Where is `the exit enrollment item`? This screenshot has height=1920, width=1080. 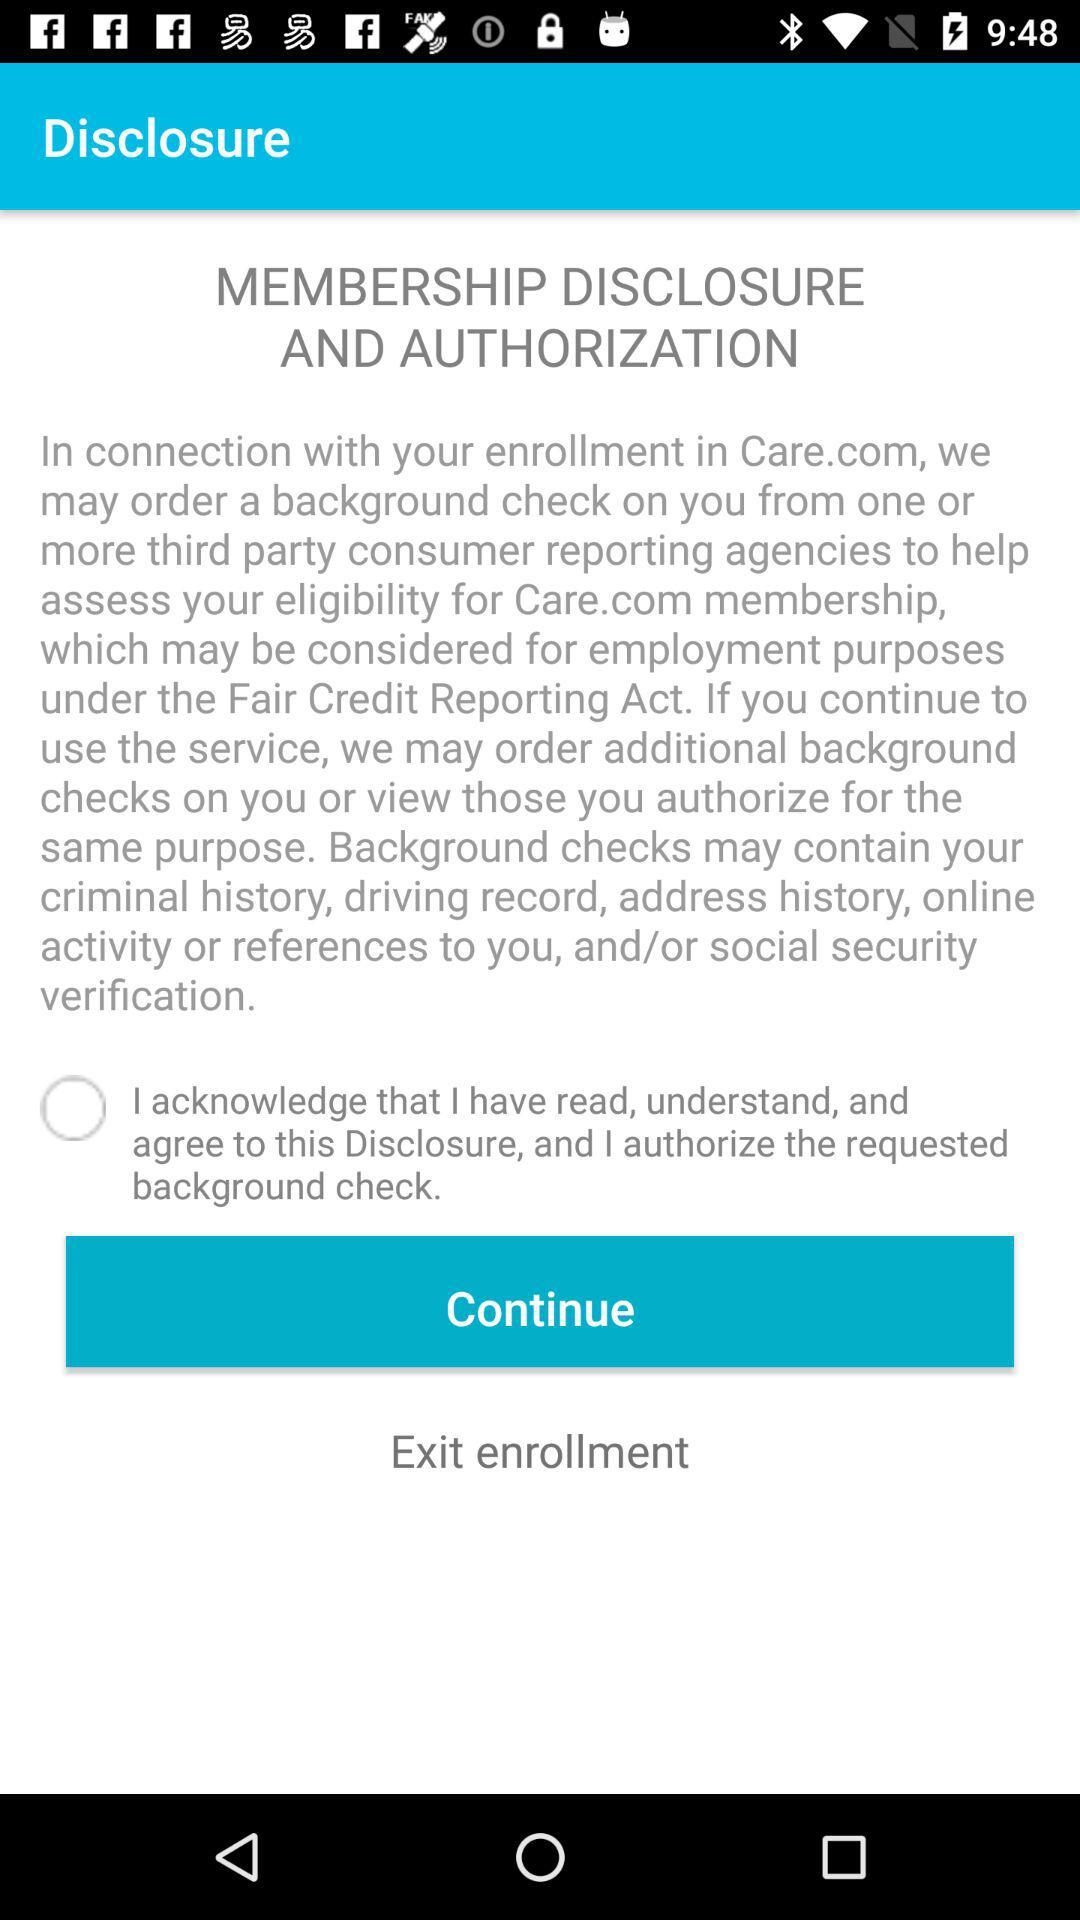
the exit enrollment item is located at coordinates (540, 1450).